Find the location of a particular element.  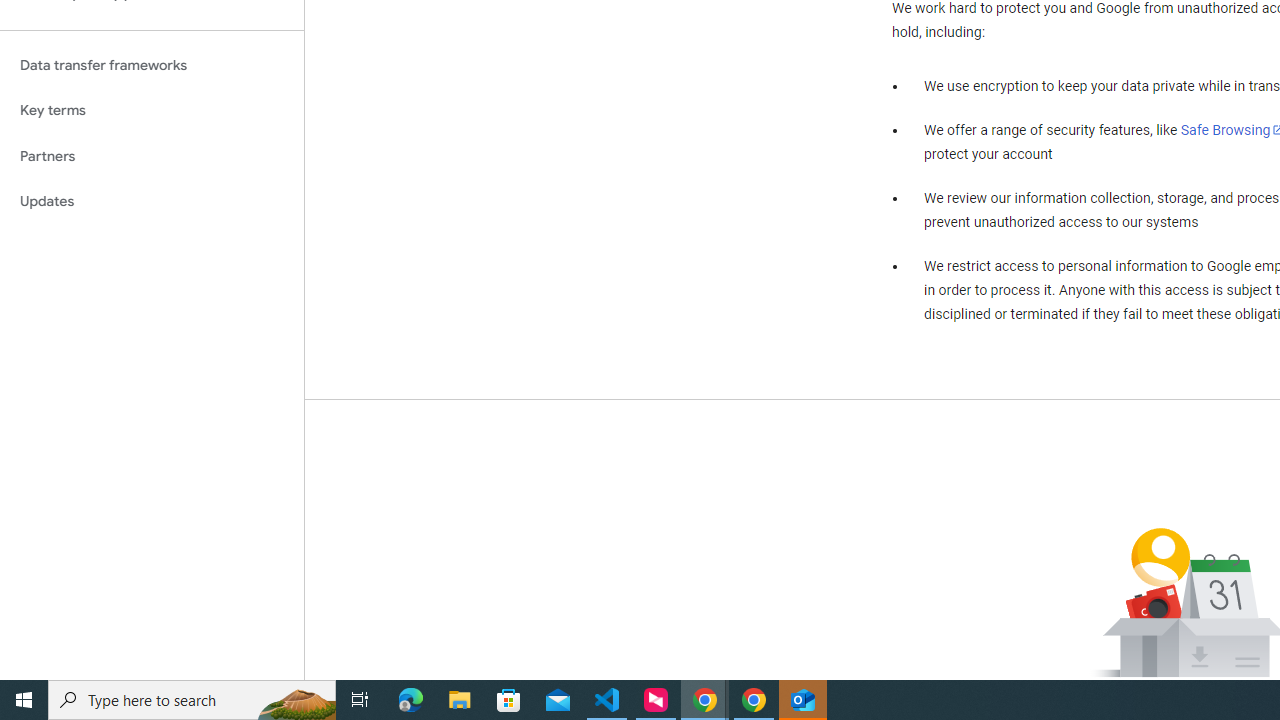

'Updates' is located at coordinates (151, 201).